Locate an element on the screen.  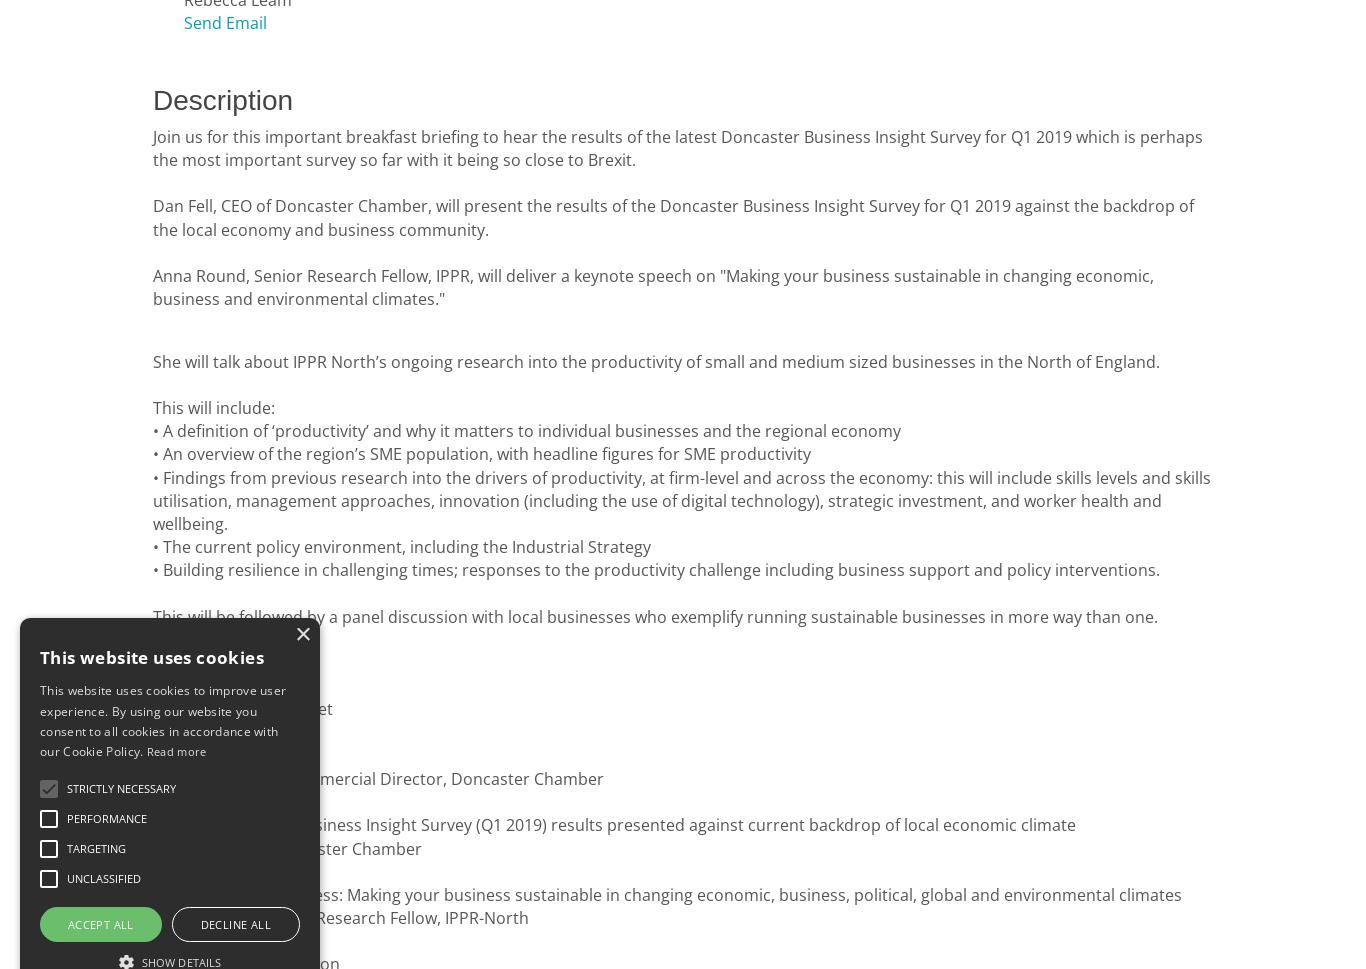
'- Anna Round, Senior Research Fellow, IPPR-North' is located at coordinates (340, 918).